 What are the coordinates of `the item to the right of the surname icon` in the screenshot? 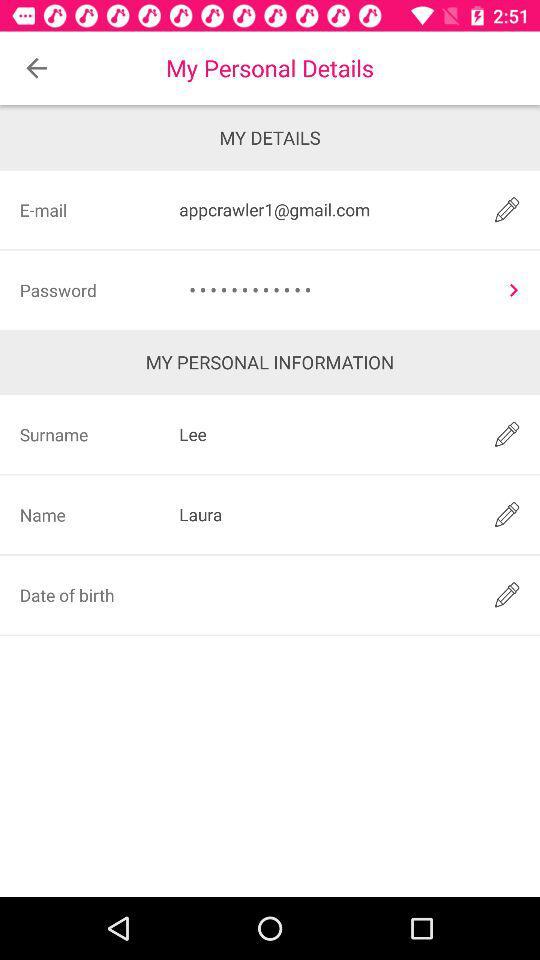 It's located at (323, 513).